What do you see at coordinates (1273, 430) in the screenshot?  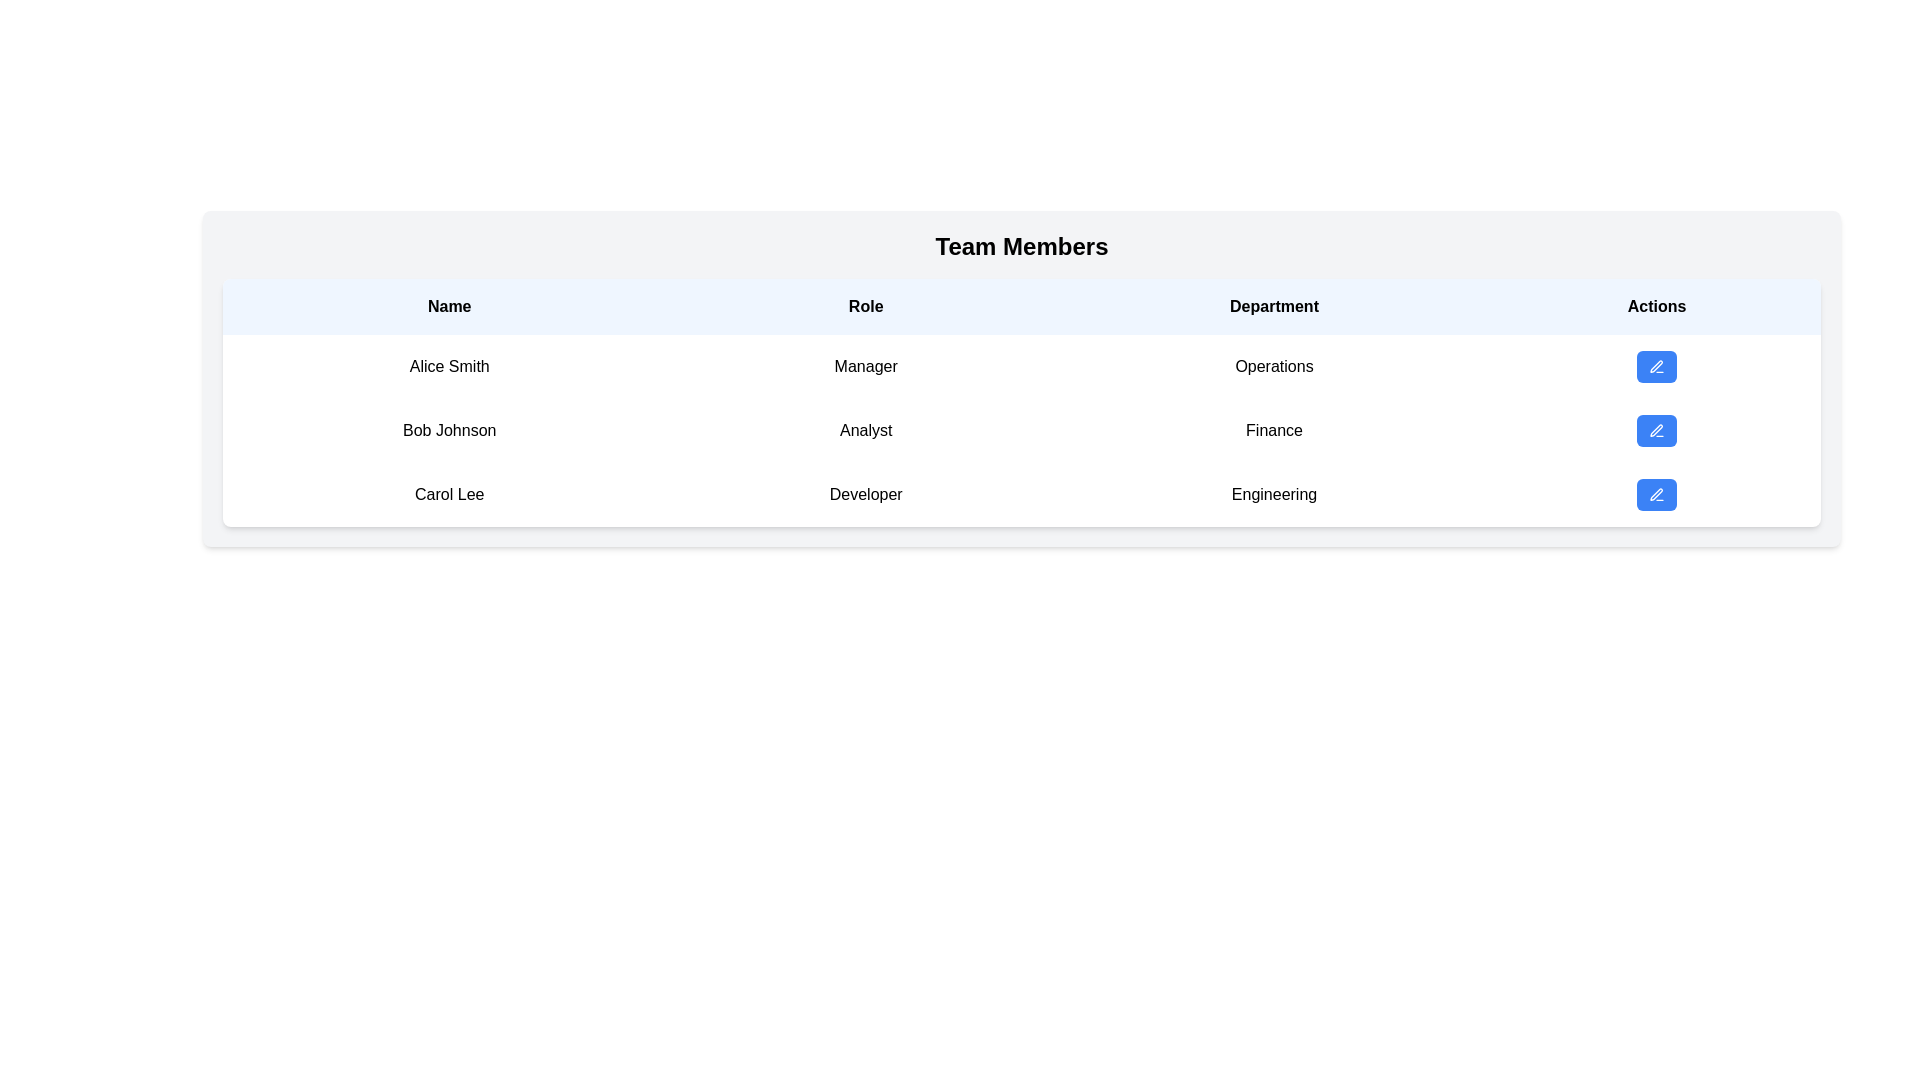 I see `the text label displaying the department name 'Finance' associated with the entry for 'Bob Johnson' in the 'Team Members' table` at bounding box center [1273, 430].